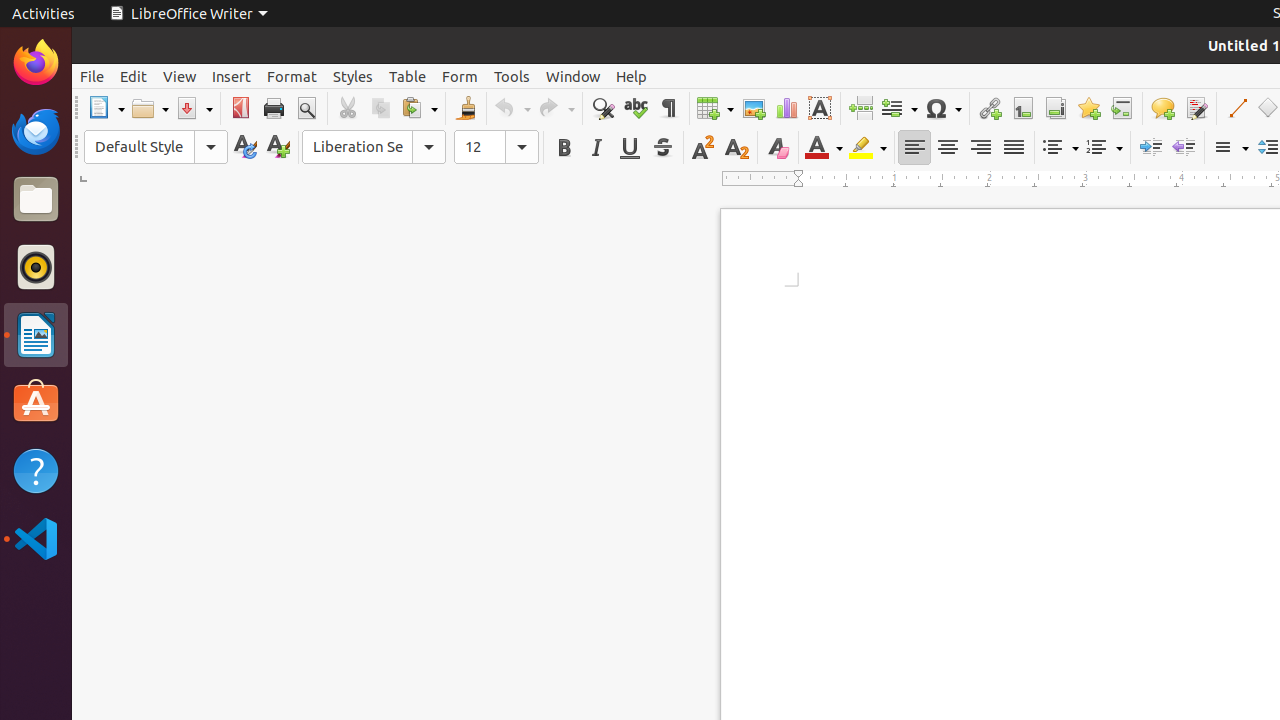  Describe the element at coordinates (572, 75) in the screenshot. I see `'Window'` at that location.